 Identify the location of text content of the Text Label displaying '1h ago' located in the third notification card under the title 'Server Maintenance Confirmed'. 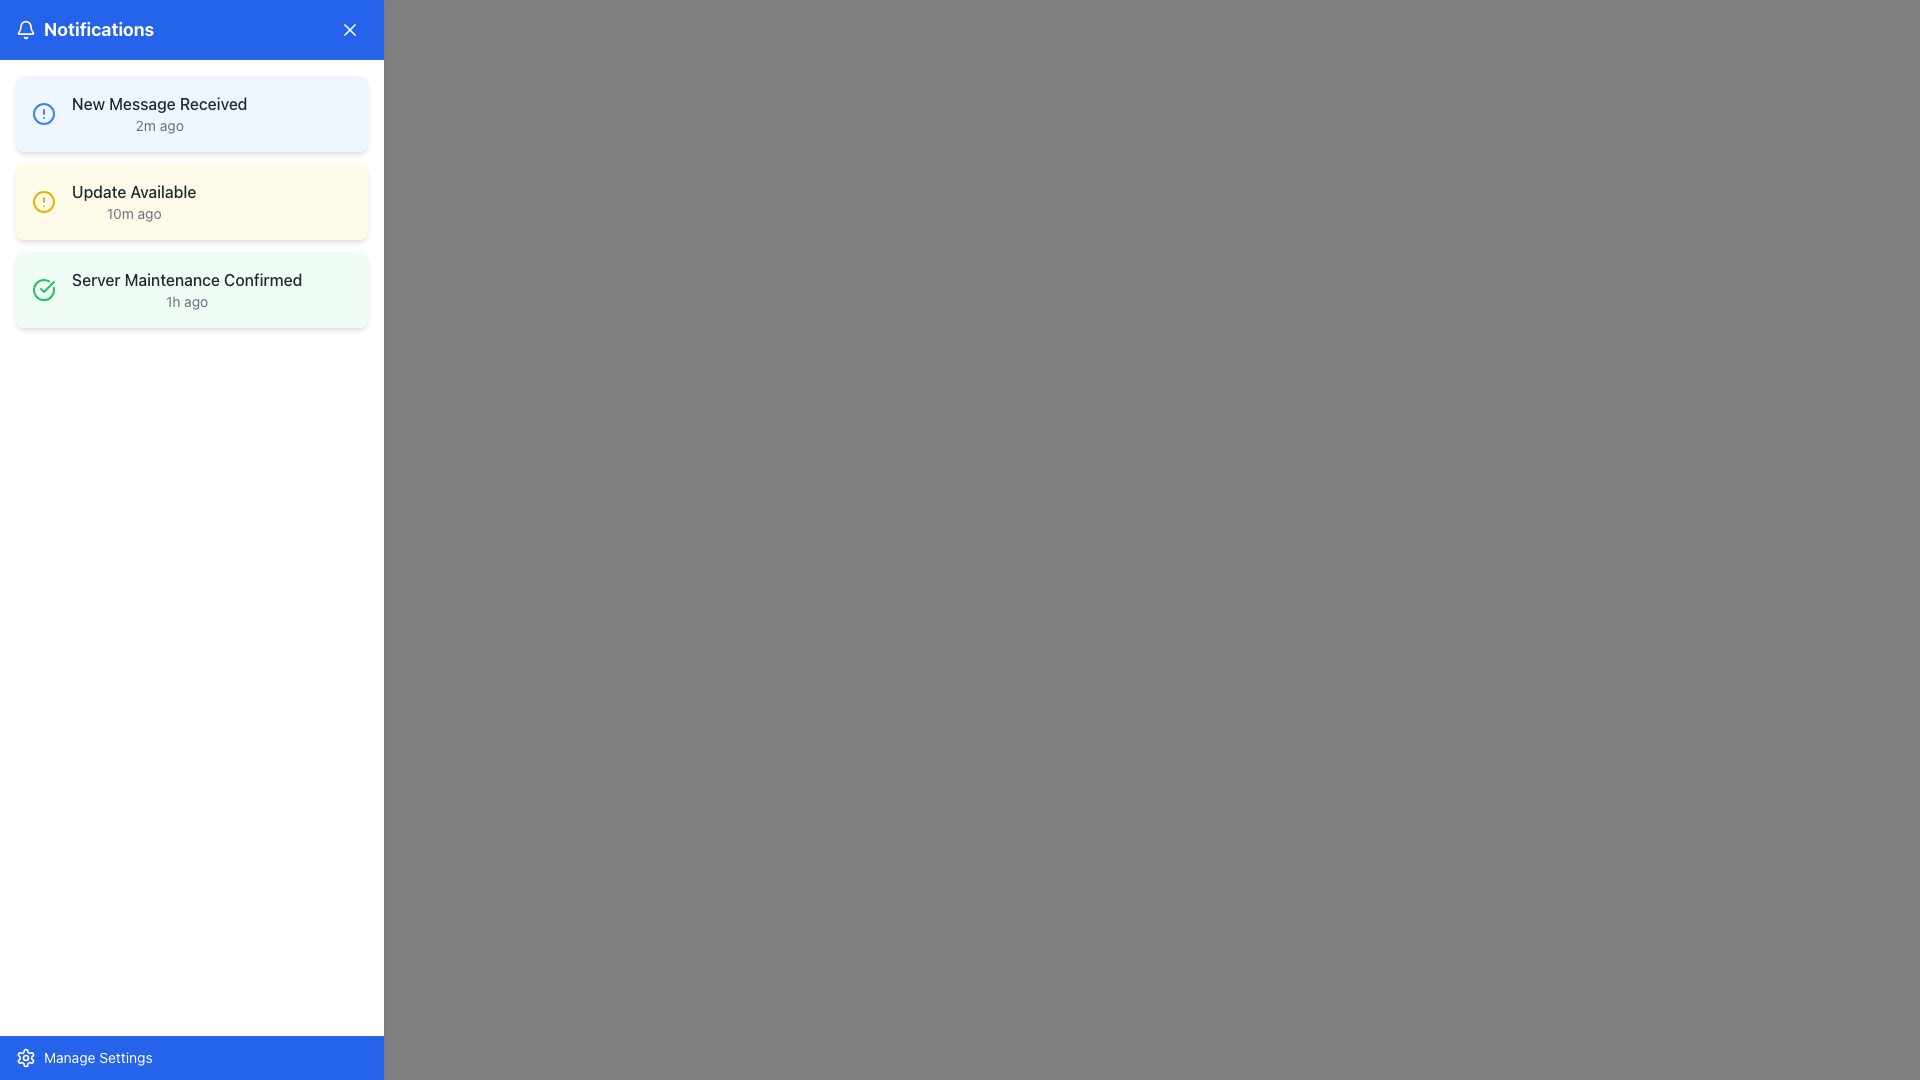
(187, 301).